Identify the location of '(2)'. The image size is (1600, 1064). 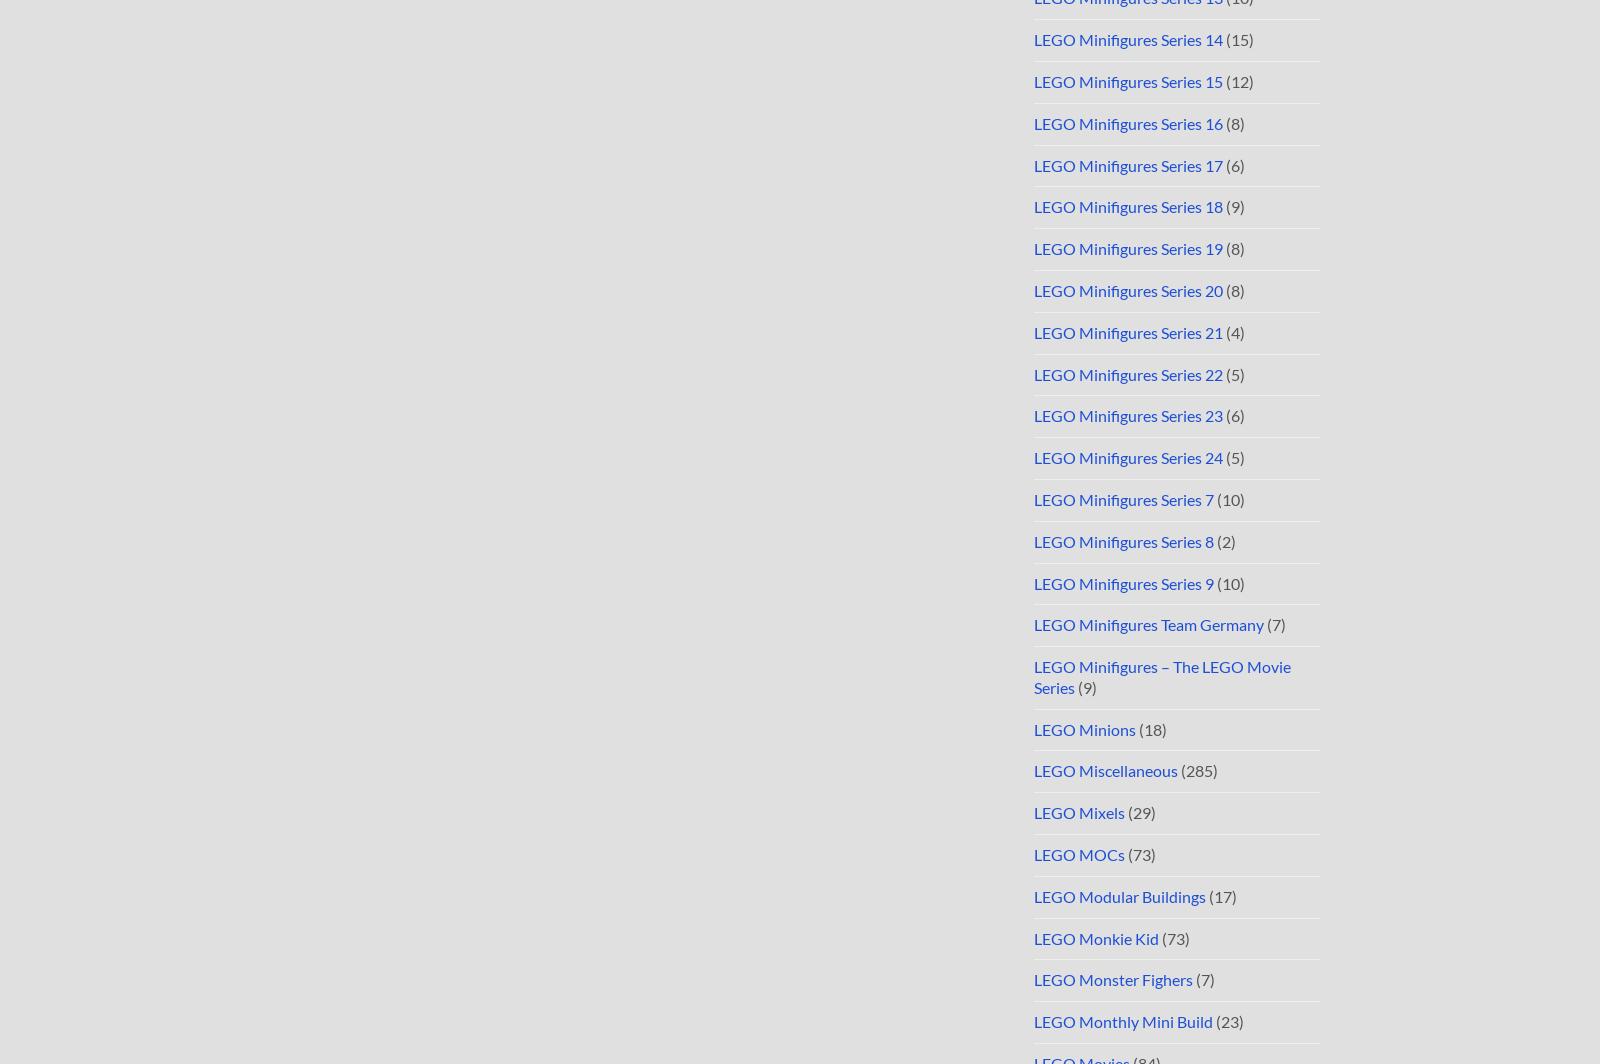
(1223, 540).